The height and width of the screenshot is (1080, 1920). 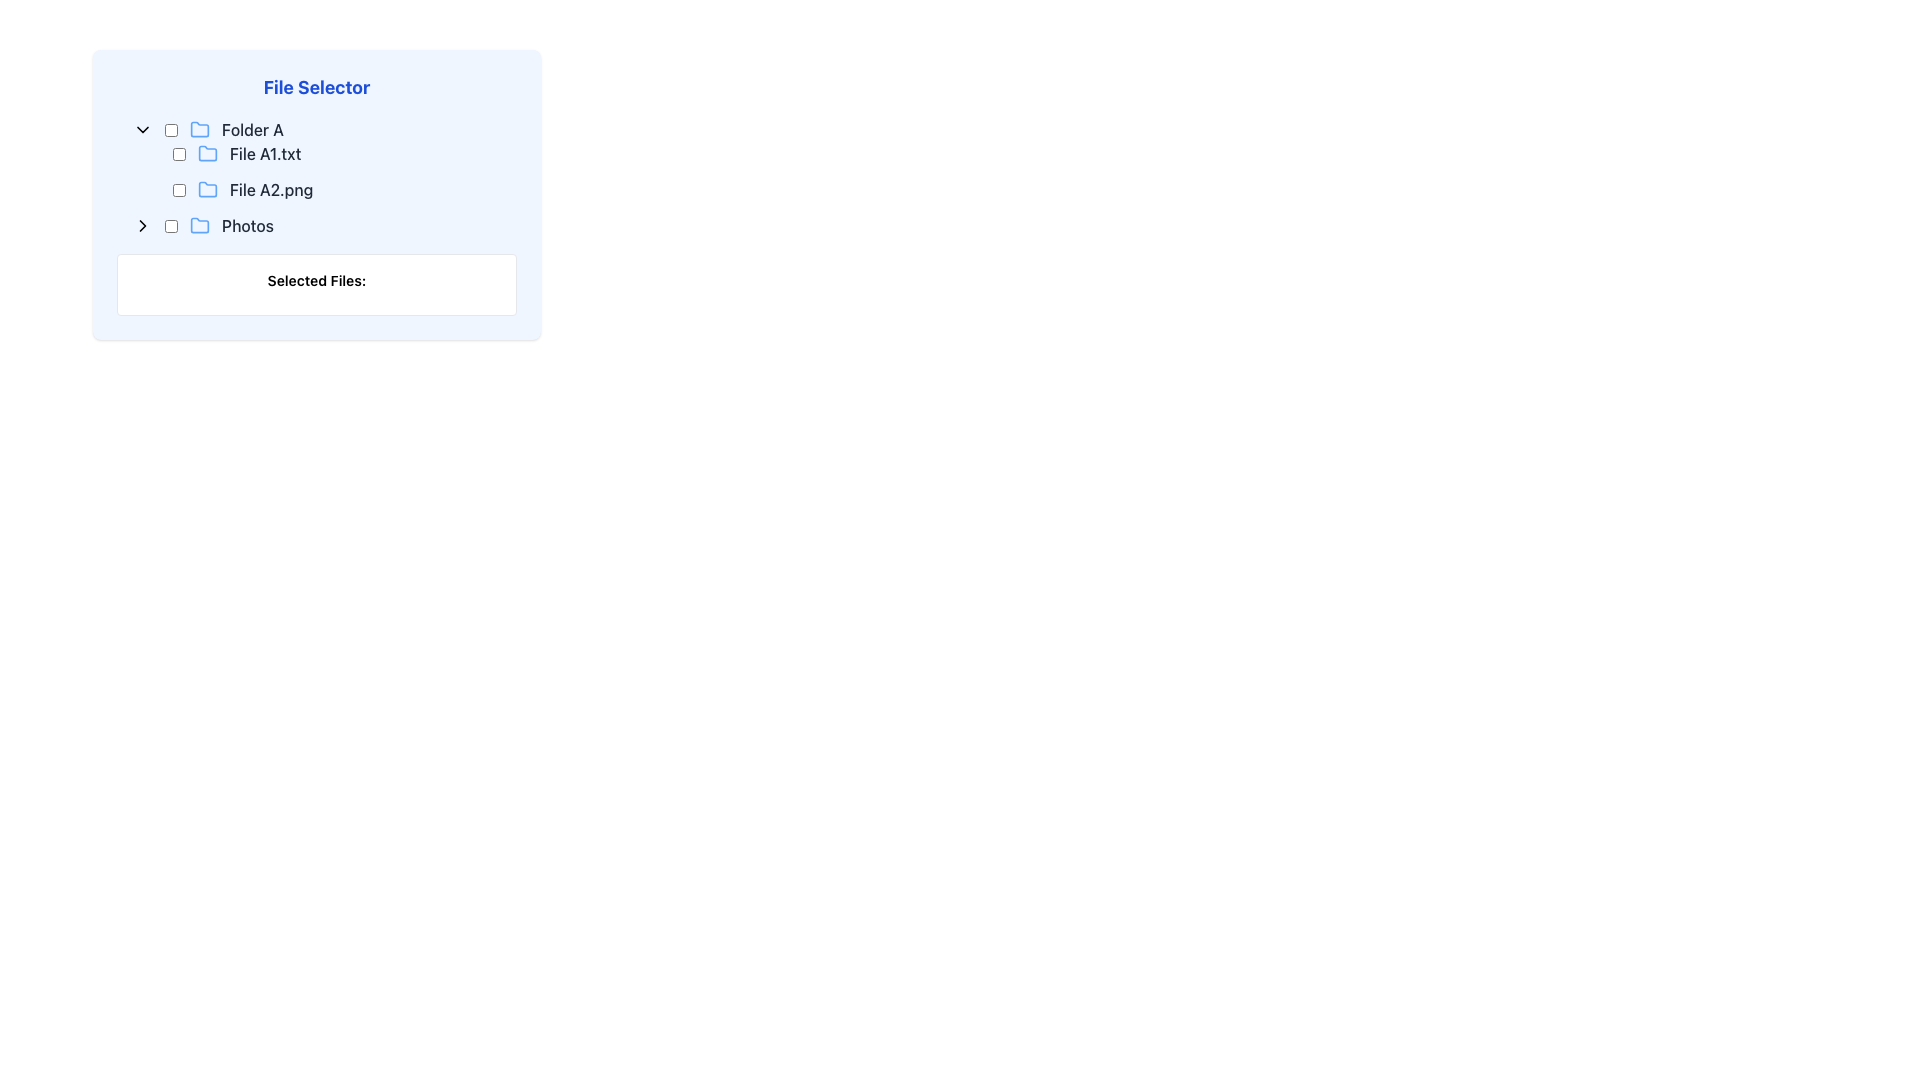 What do you see at coordinates (325, 130) in the screenshot?
I see `the checkbox of the folder named 'Folder A'` at bounding box center [325, 130].